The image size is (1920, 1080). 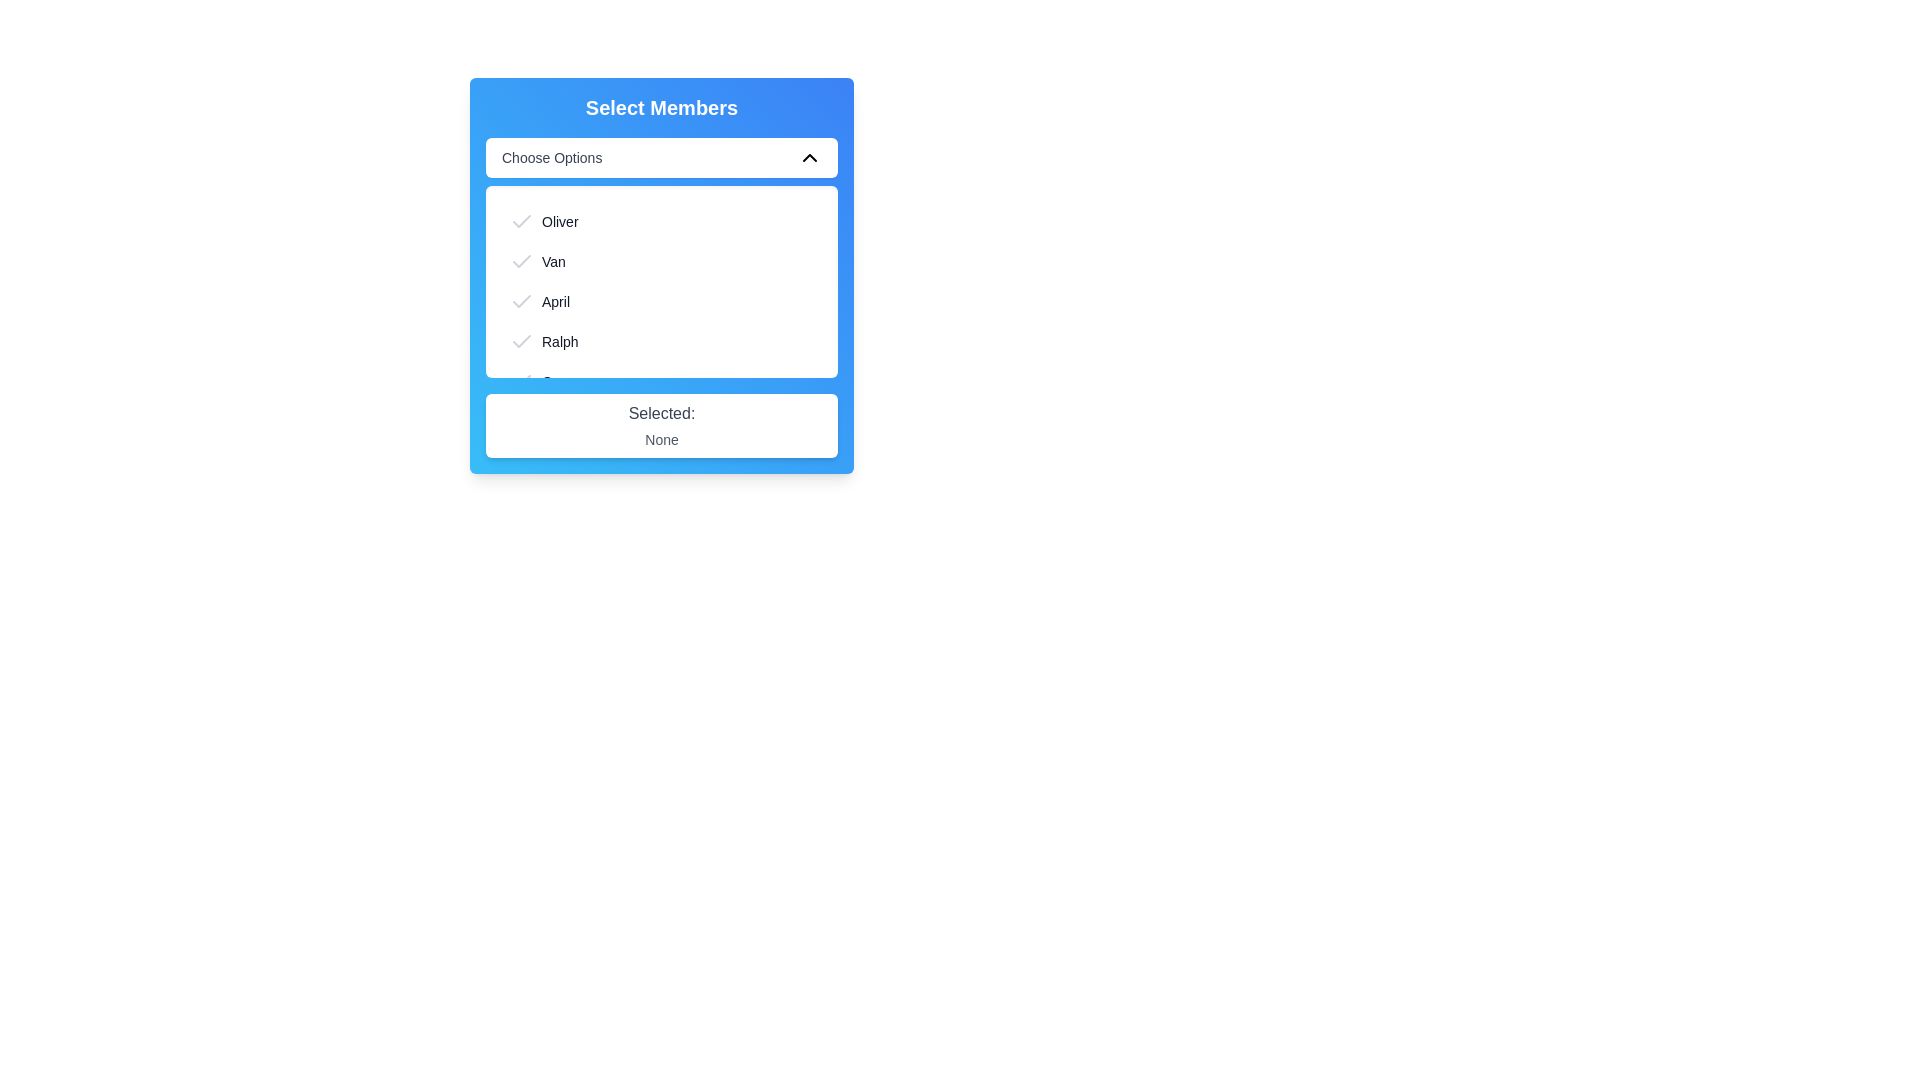 I want to click on the small checkmark icon located at the bottom-center of the 'Select Members' dialog box, beneath the 'Selected: None' label, so click(x=522, y=461).